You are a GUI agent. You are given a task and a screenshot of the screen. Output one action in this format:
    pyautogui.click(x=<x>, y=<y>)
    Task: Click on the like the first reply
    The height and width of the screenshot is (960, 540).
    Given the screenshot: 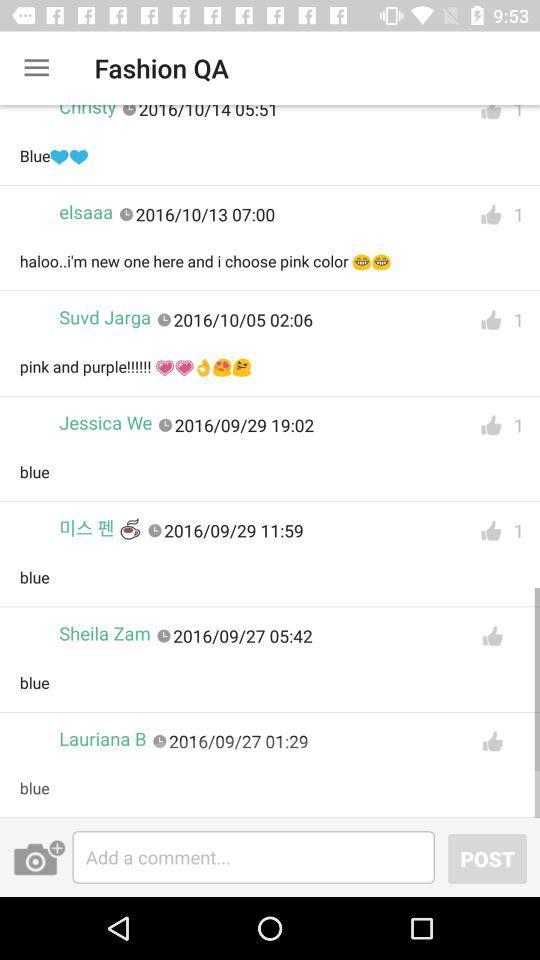 What is the action you would take?
    pyautogui.click(x=490, y=117)
    